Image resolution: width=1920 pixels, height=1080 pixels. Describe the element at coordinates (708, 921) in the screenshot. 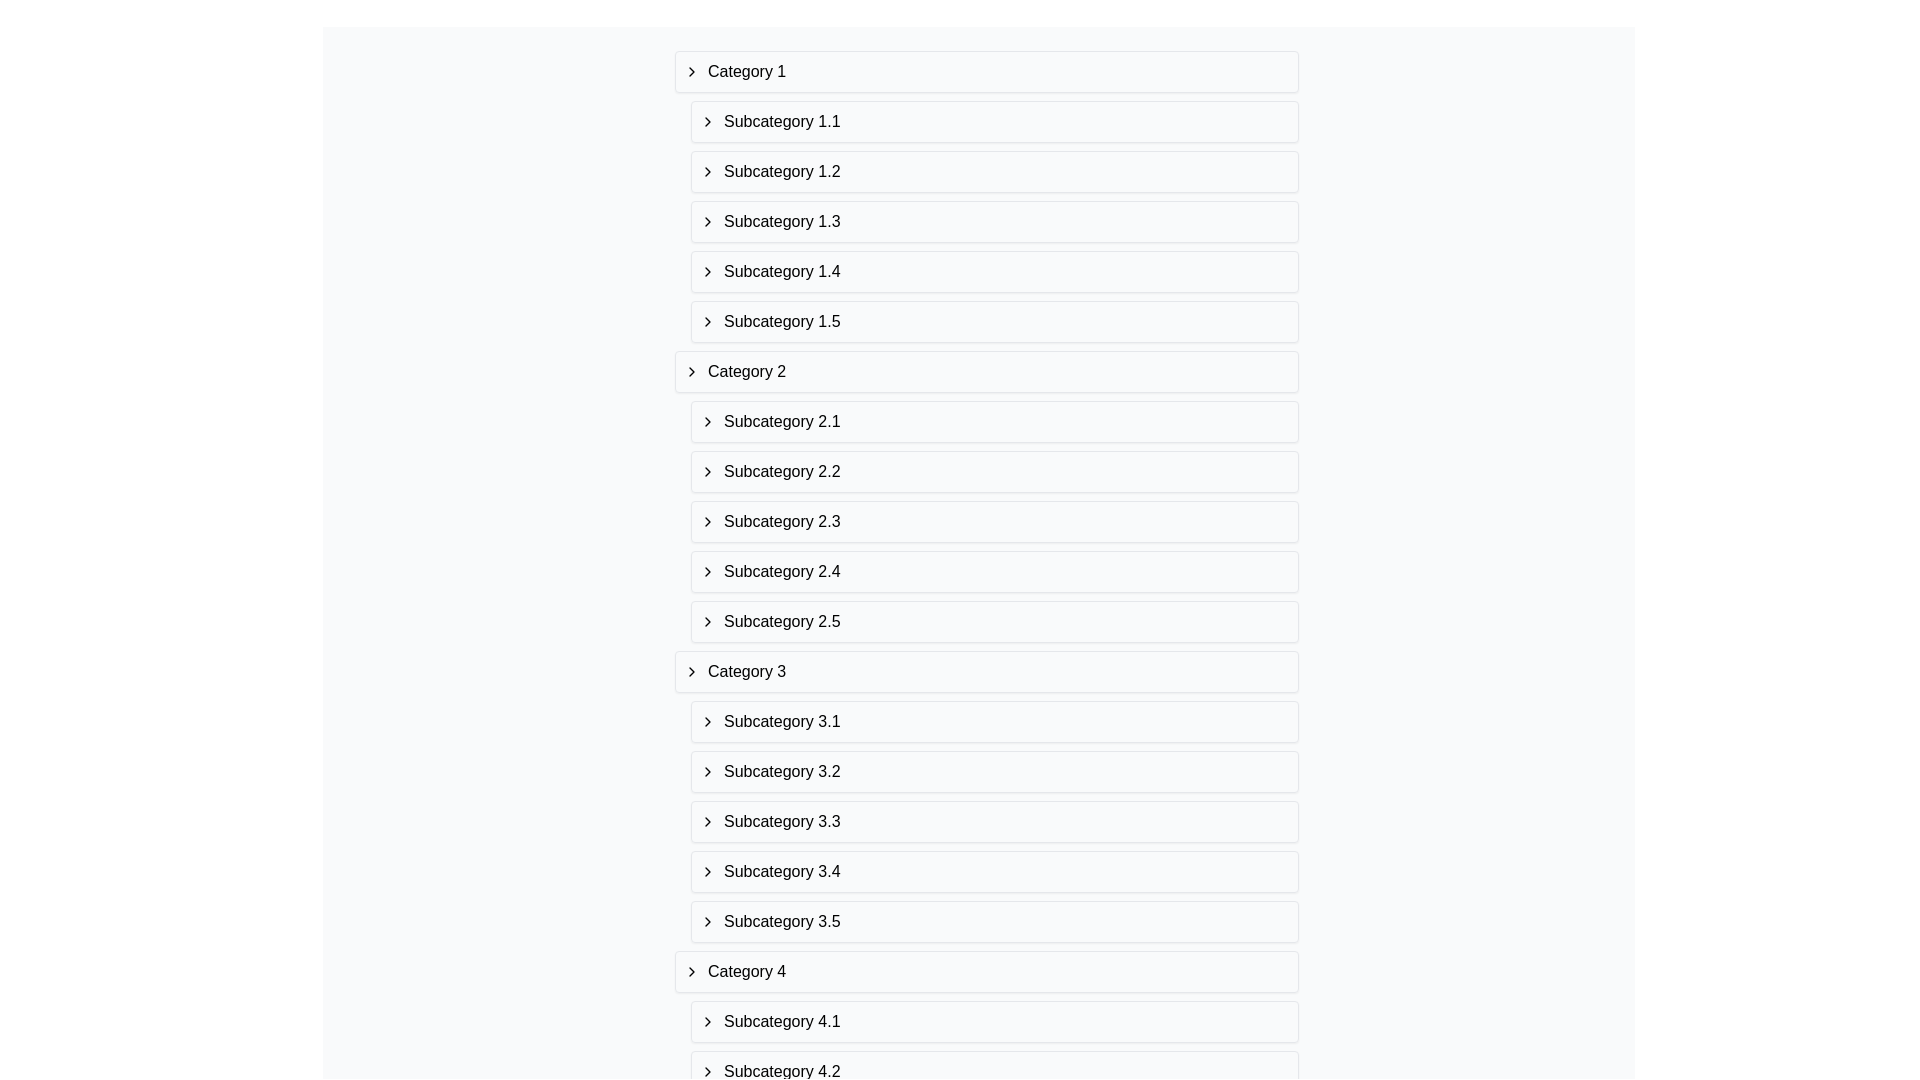

I see `the right-pointing chevron icon located to the left of the text 'Subcategory 3.5'` at that location.